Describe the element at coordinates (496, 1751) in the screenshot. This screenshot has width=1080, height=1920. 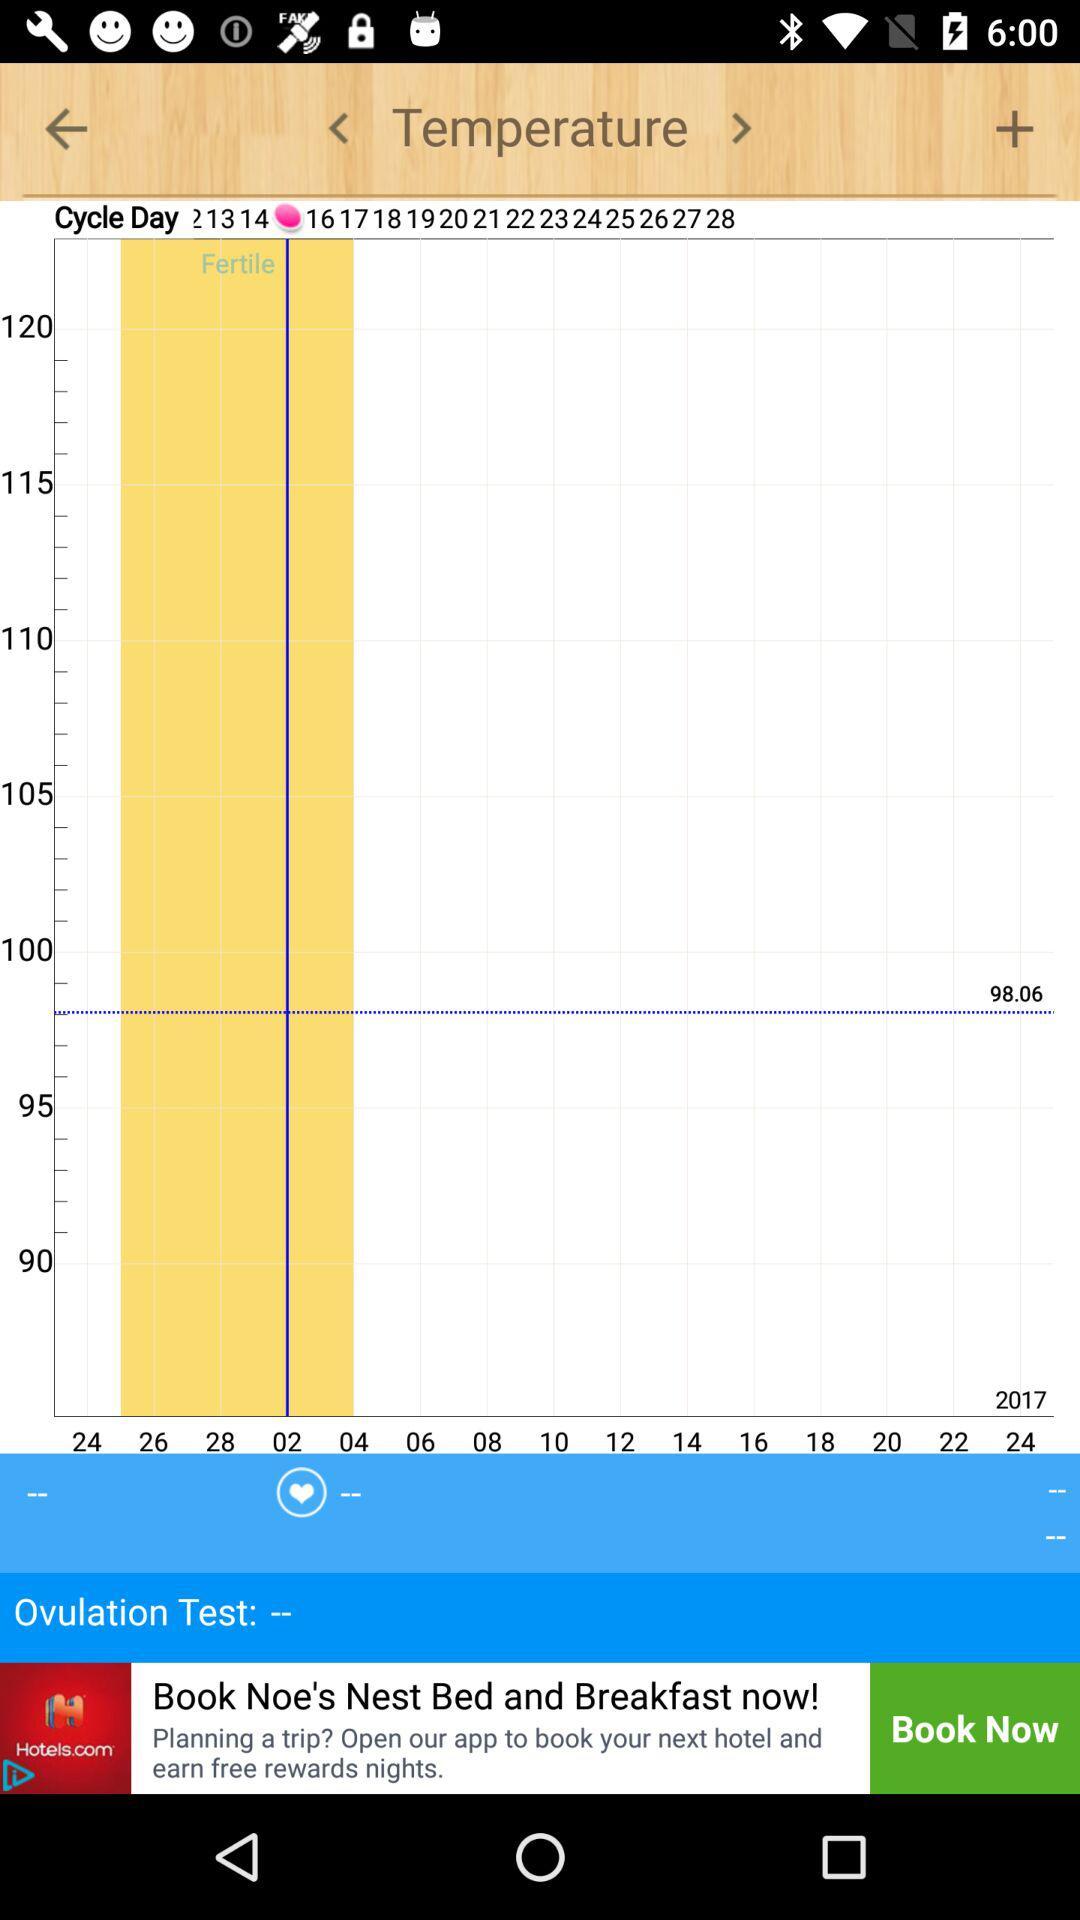
I see `item below book noe s item` at that location.